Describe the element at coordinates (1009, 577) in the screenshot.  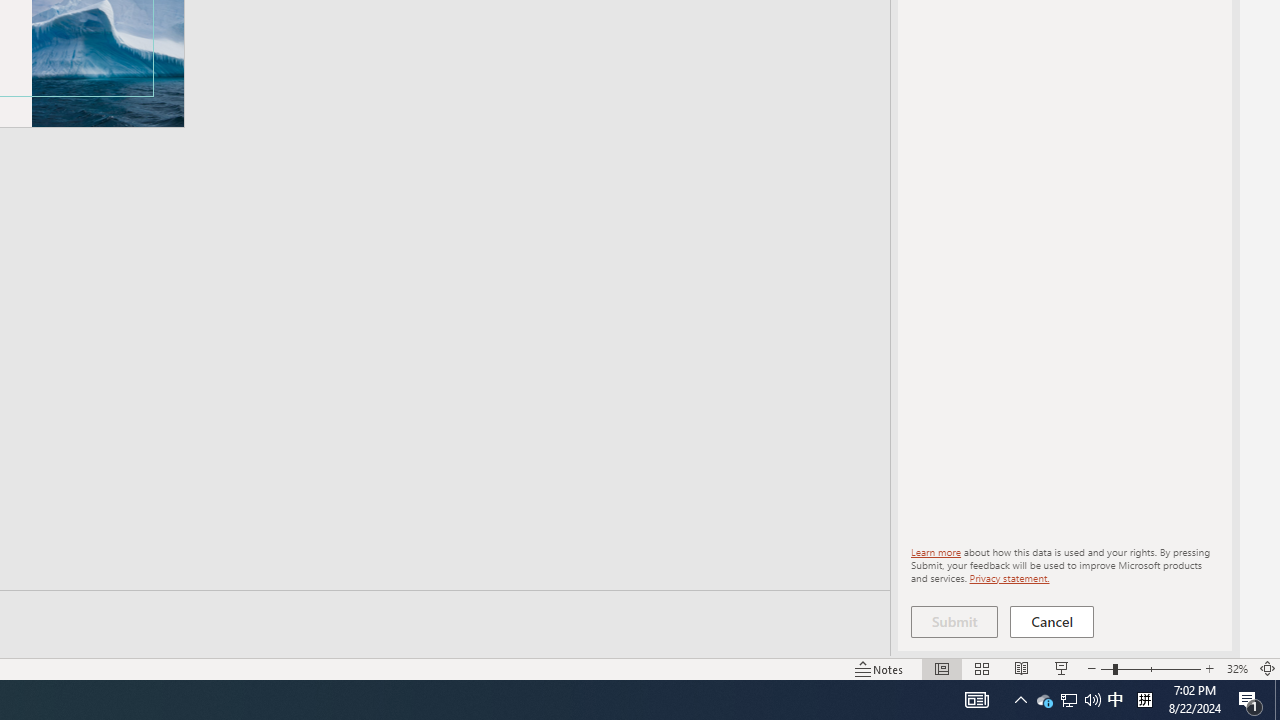
I see `'Privacy statement.'` at that location.